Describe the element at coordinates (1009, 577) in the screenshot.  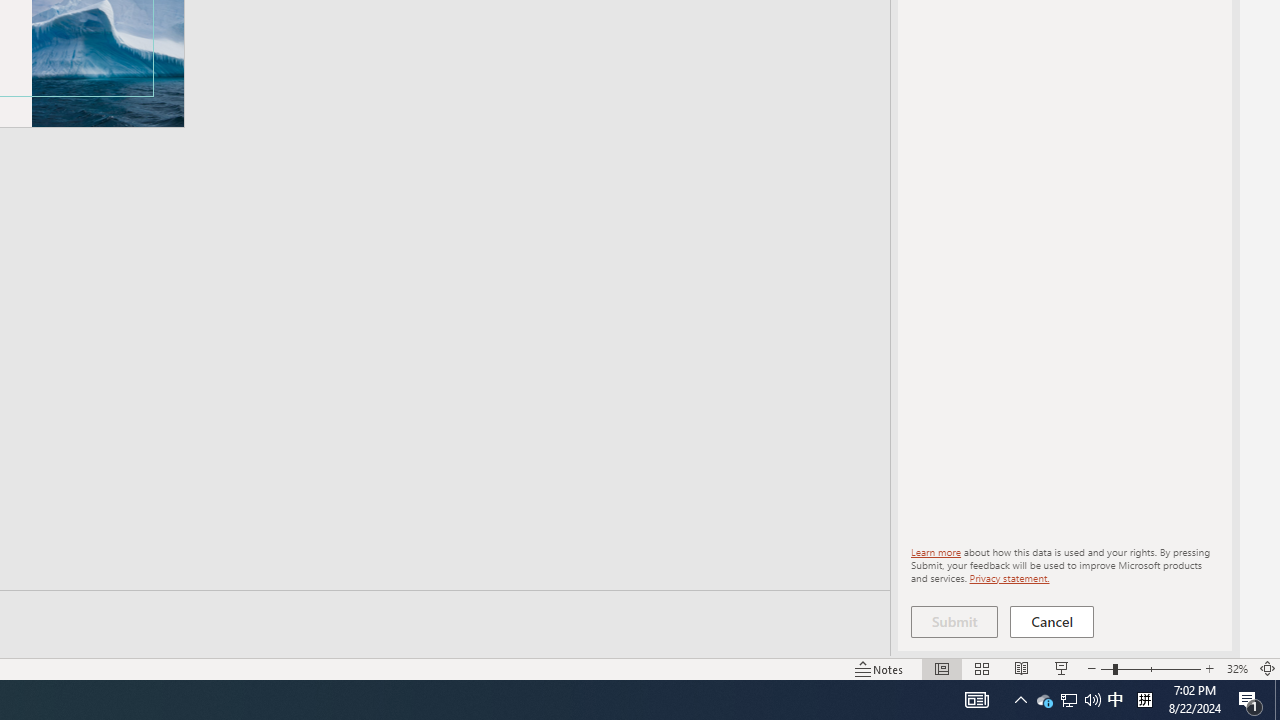
I see `'Privacy statement.'` at that location.